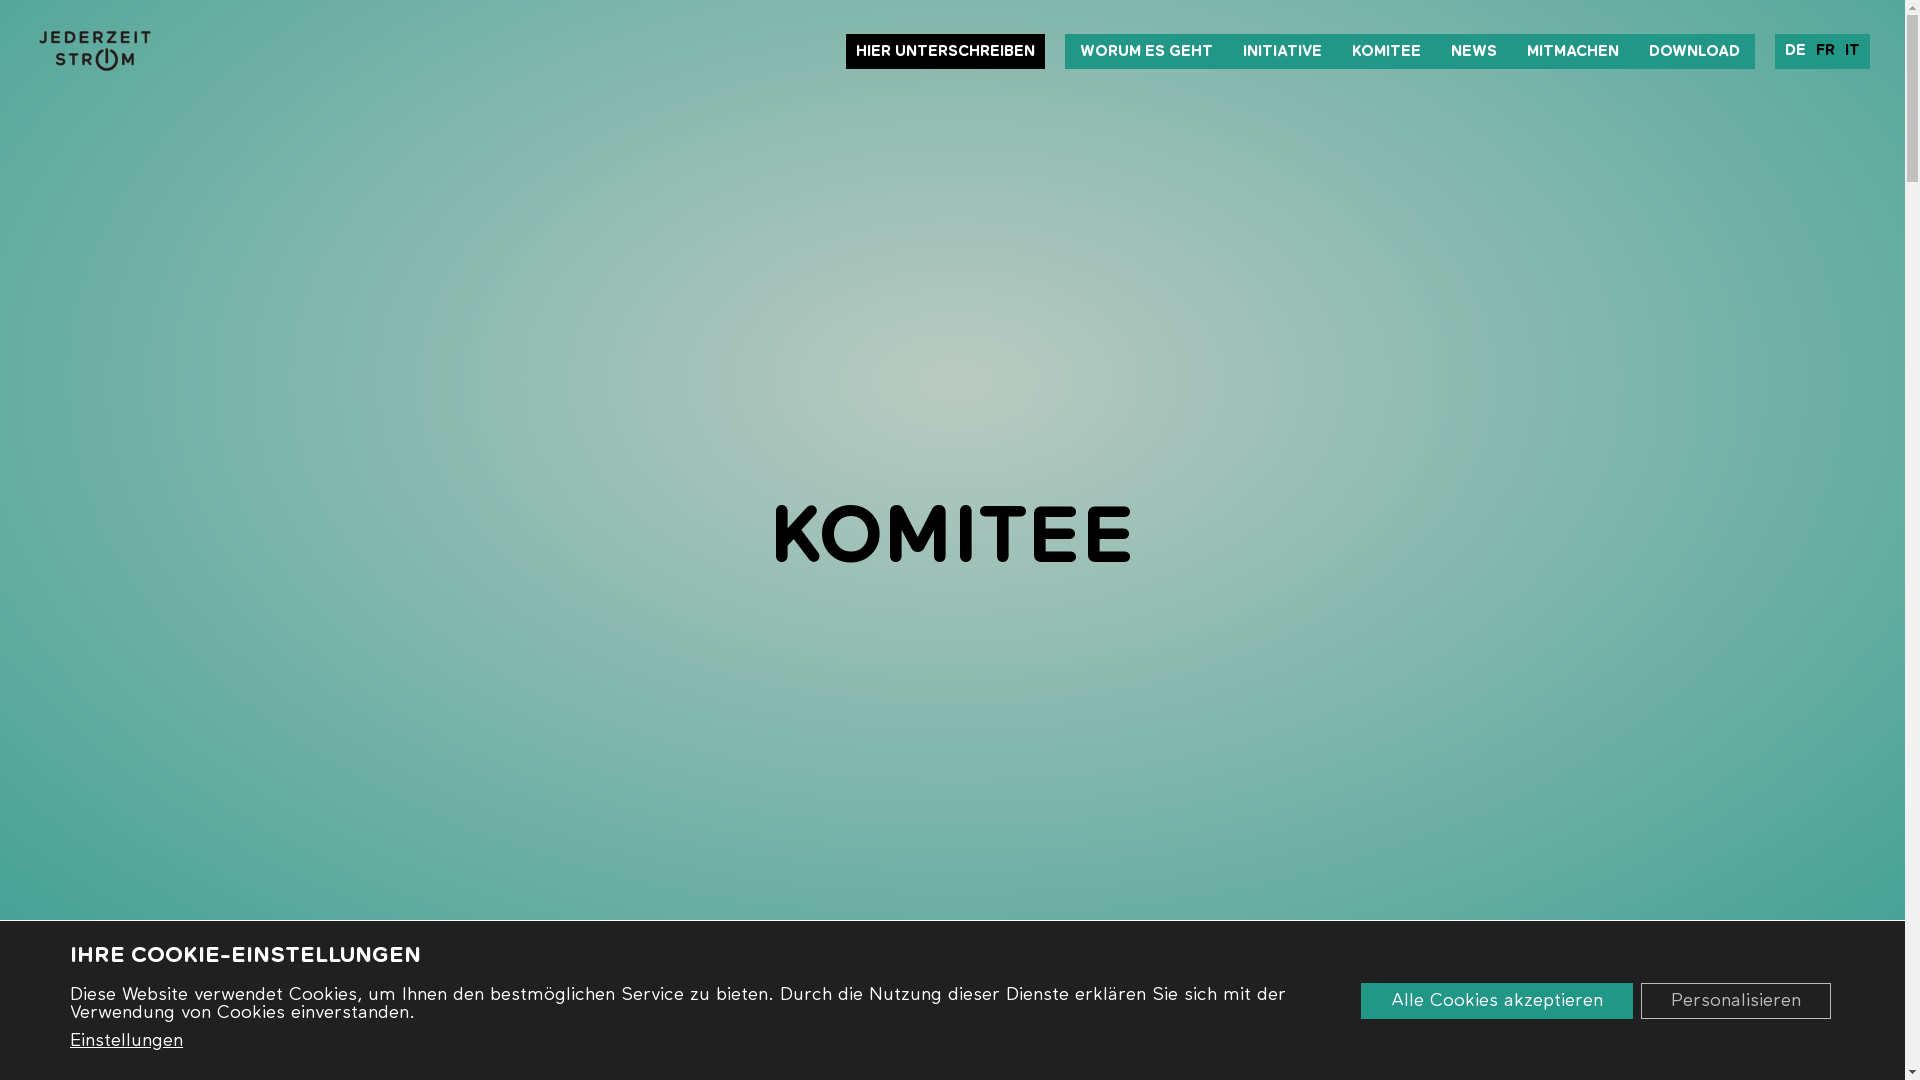  What do you see at coordinates (1839, 49) in the screenshot?
I see `'IT'` at bounding box center [1839, 49].